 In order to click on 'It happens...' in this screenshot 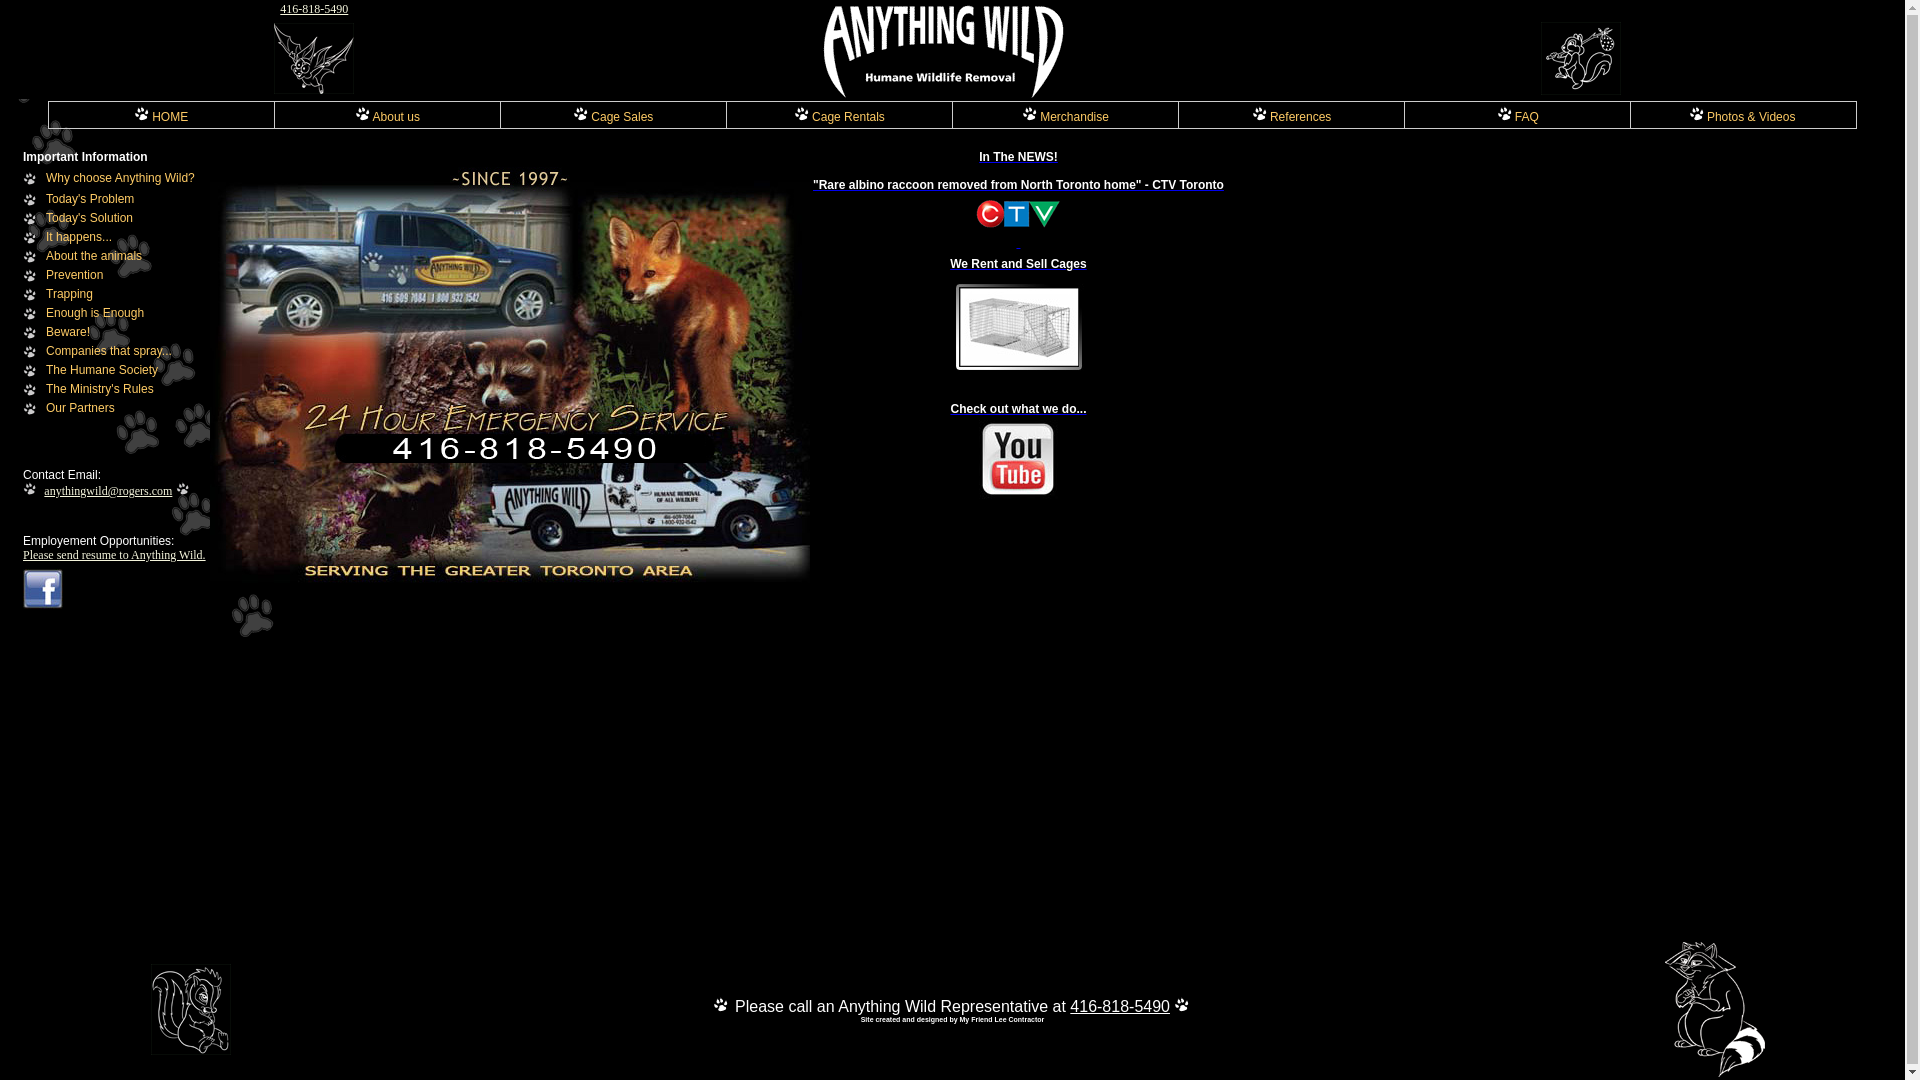, I will do `click(78, 235)`.